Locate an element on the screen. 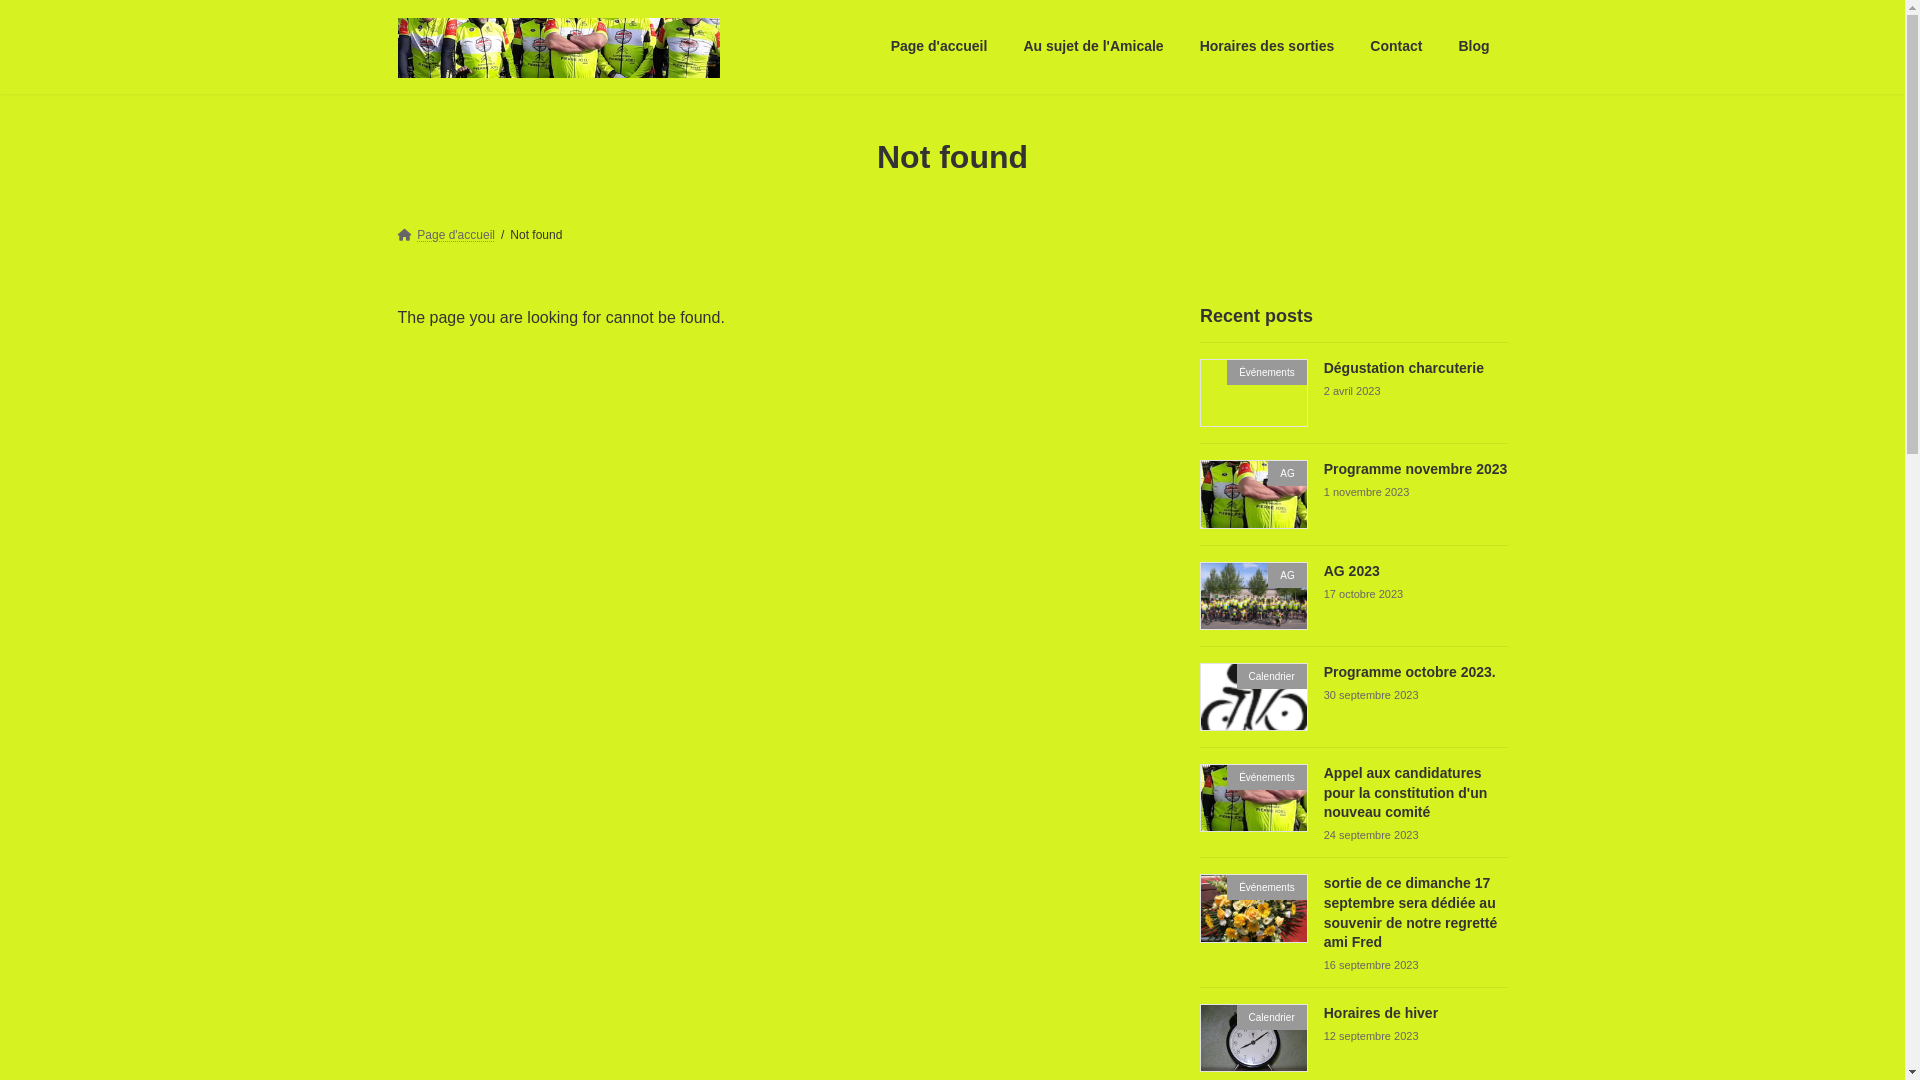 This screenshot has width=1920, height=1080. 'Programme novembre 2023' is located at coordinates (1414, 469).